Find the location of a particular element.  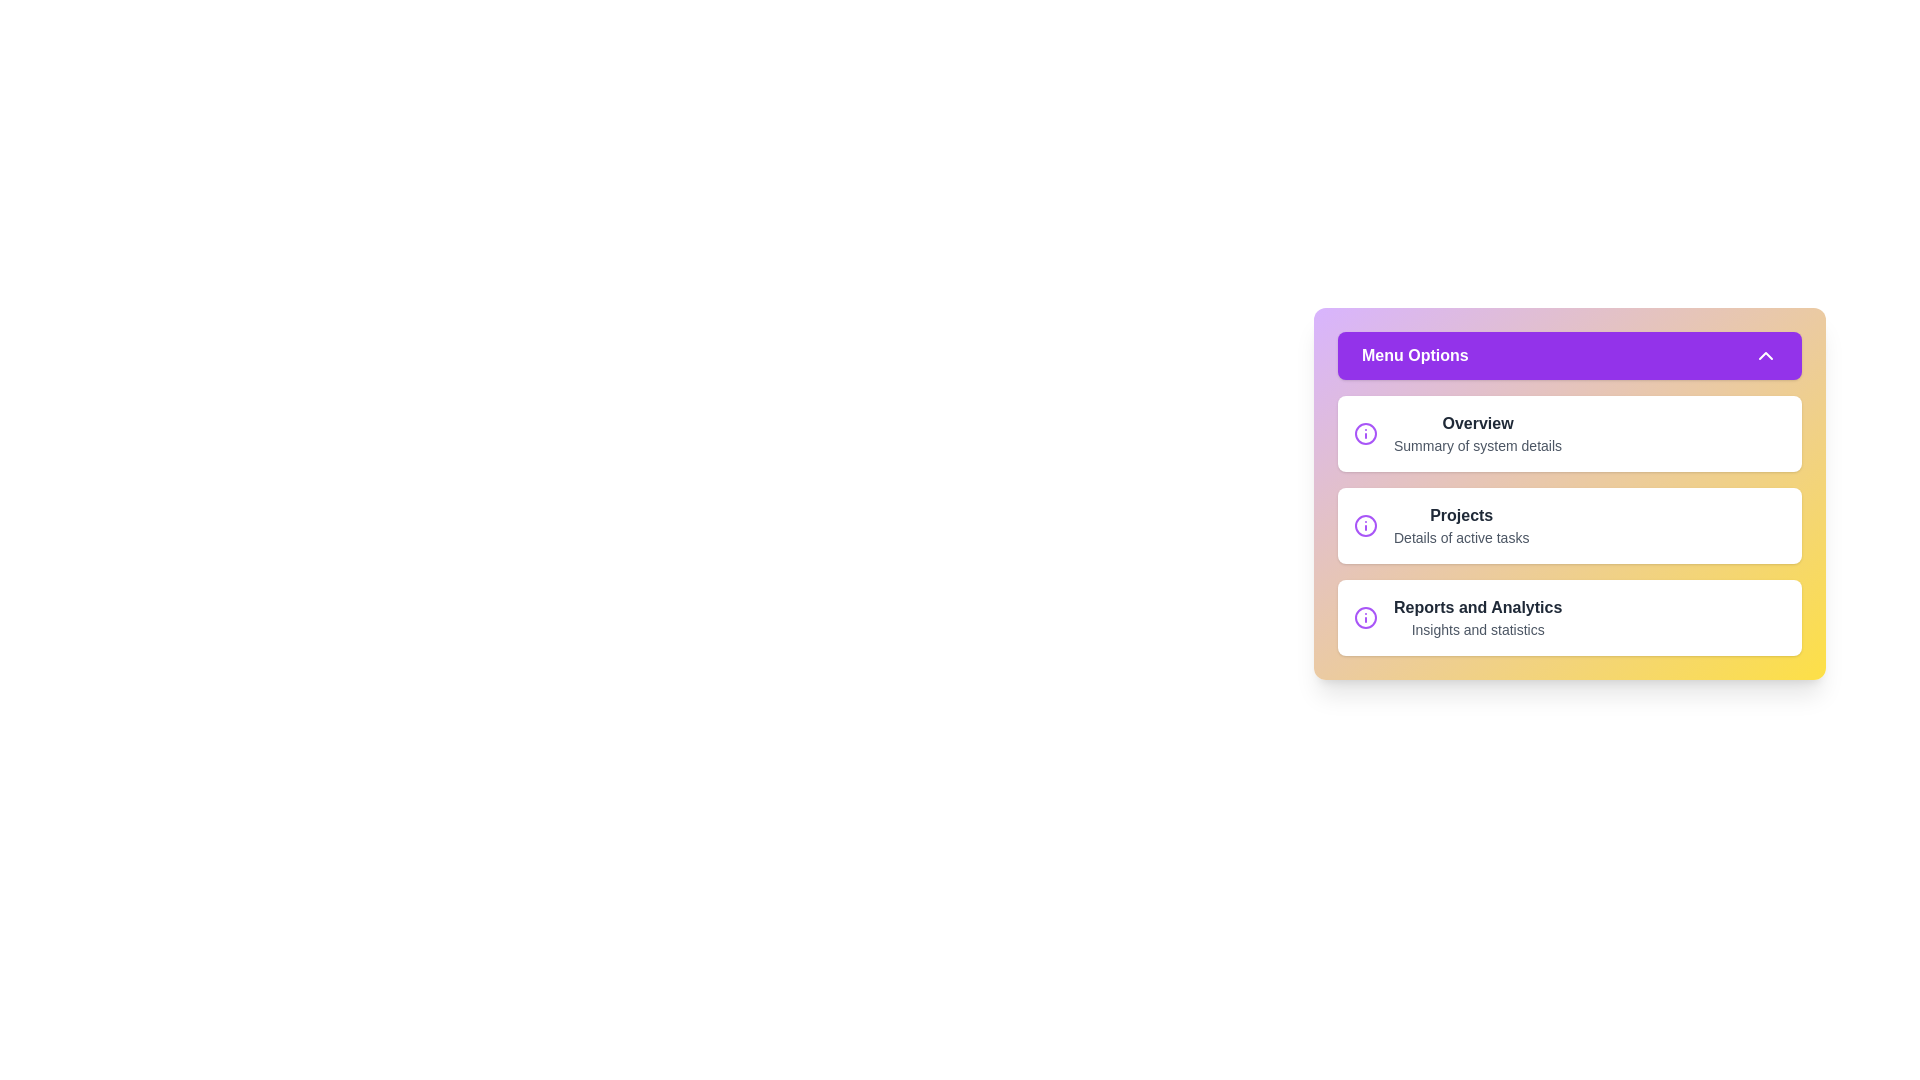

the information icon next to Projects in the menu is located at coordinates (1365, 524).